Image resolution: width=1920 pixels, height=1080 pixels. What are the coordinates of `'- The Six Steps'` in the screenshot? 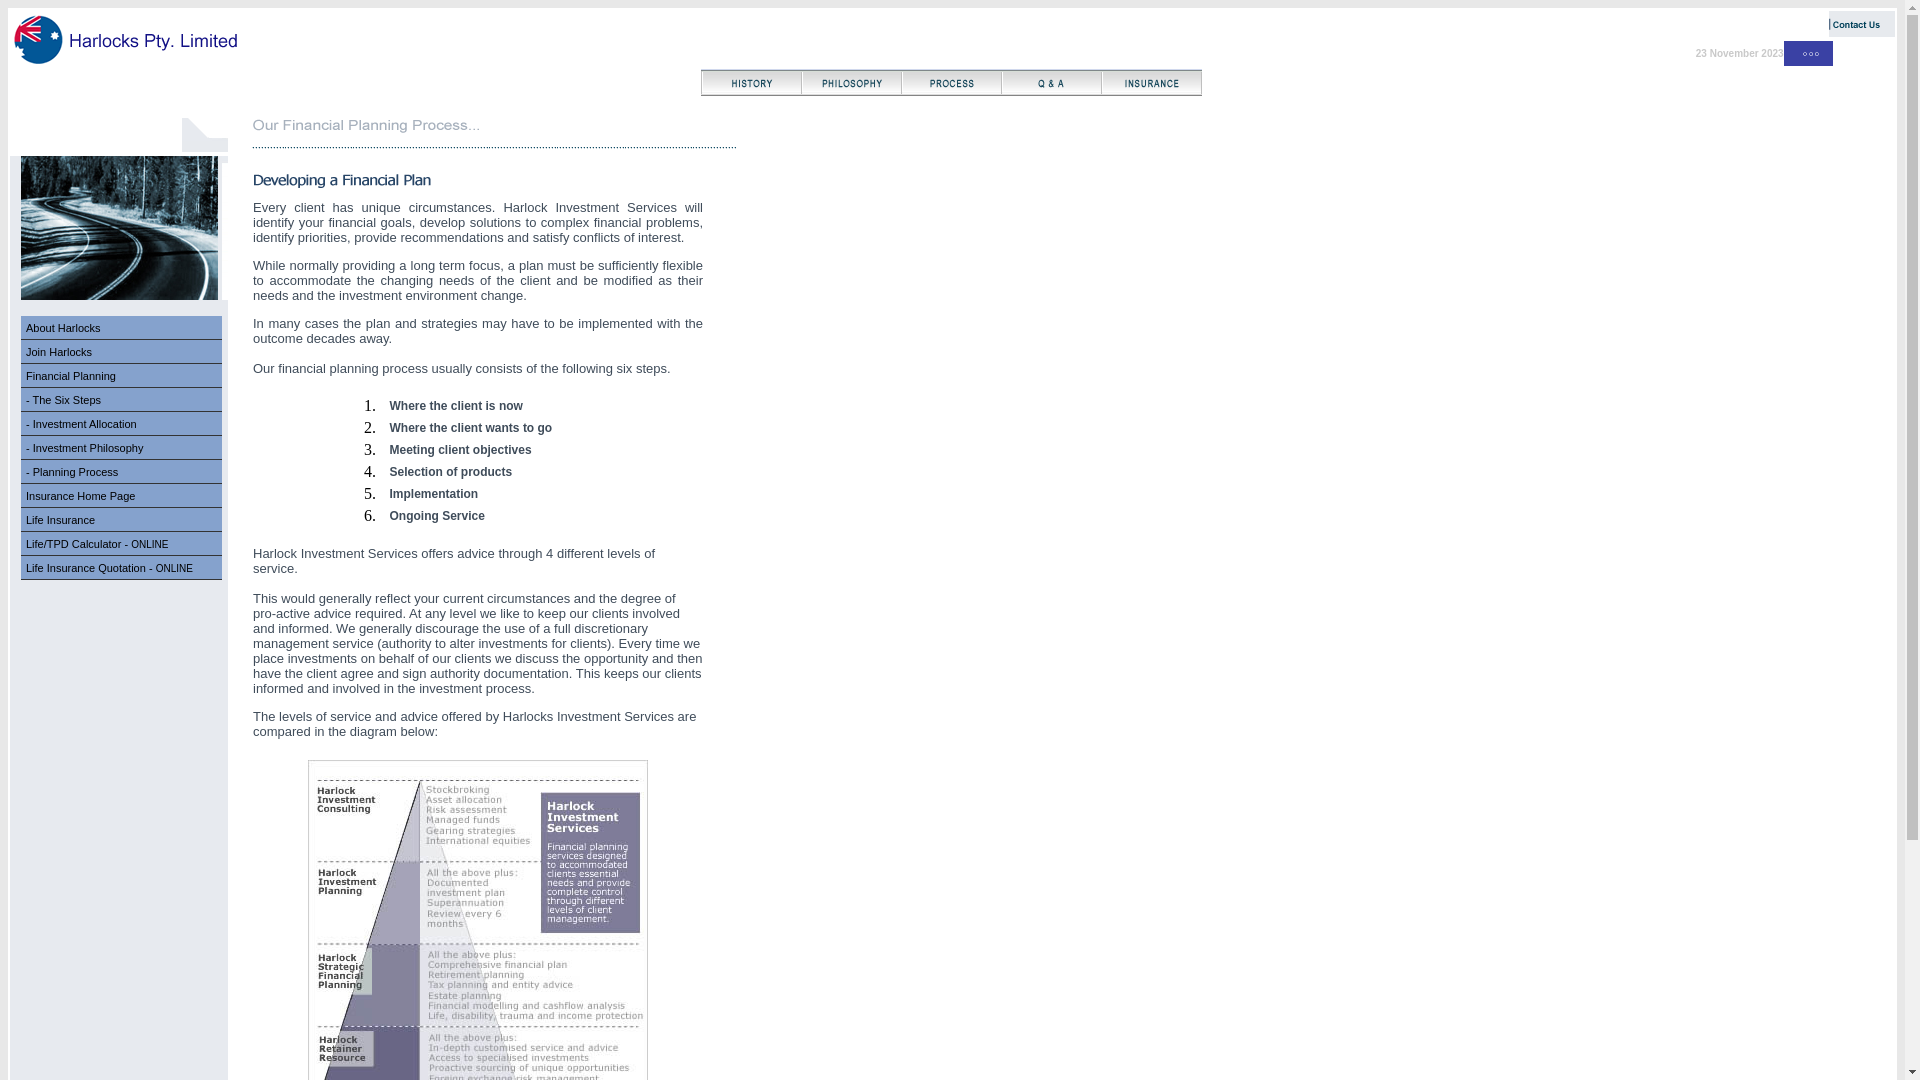 It's located at (63, 400).